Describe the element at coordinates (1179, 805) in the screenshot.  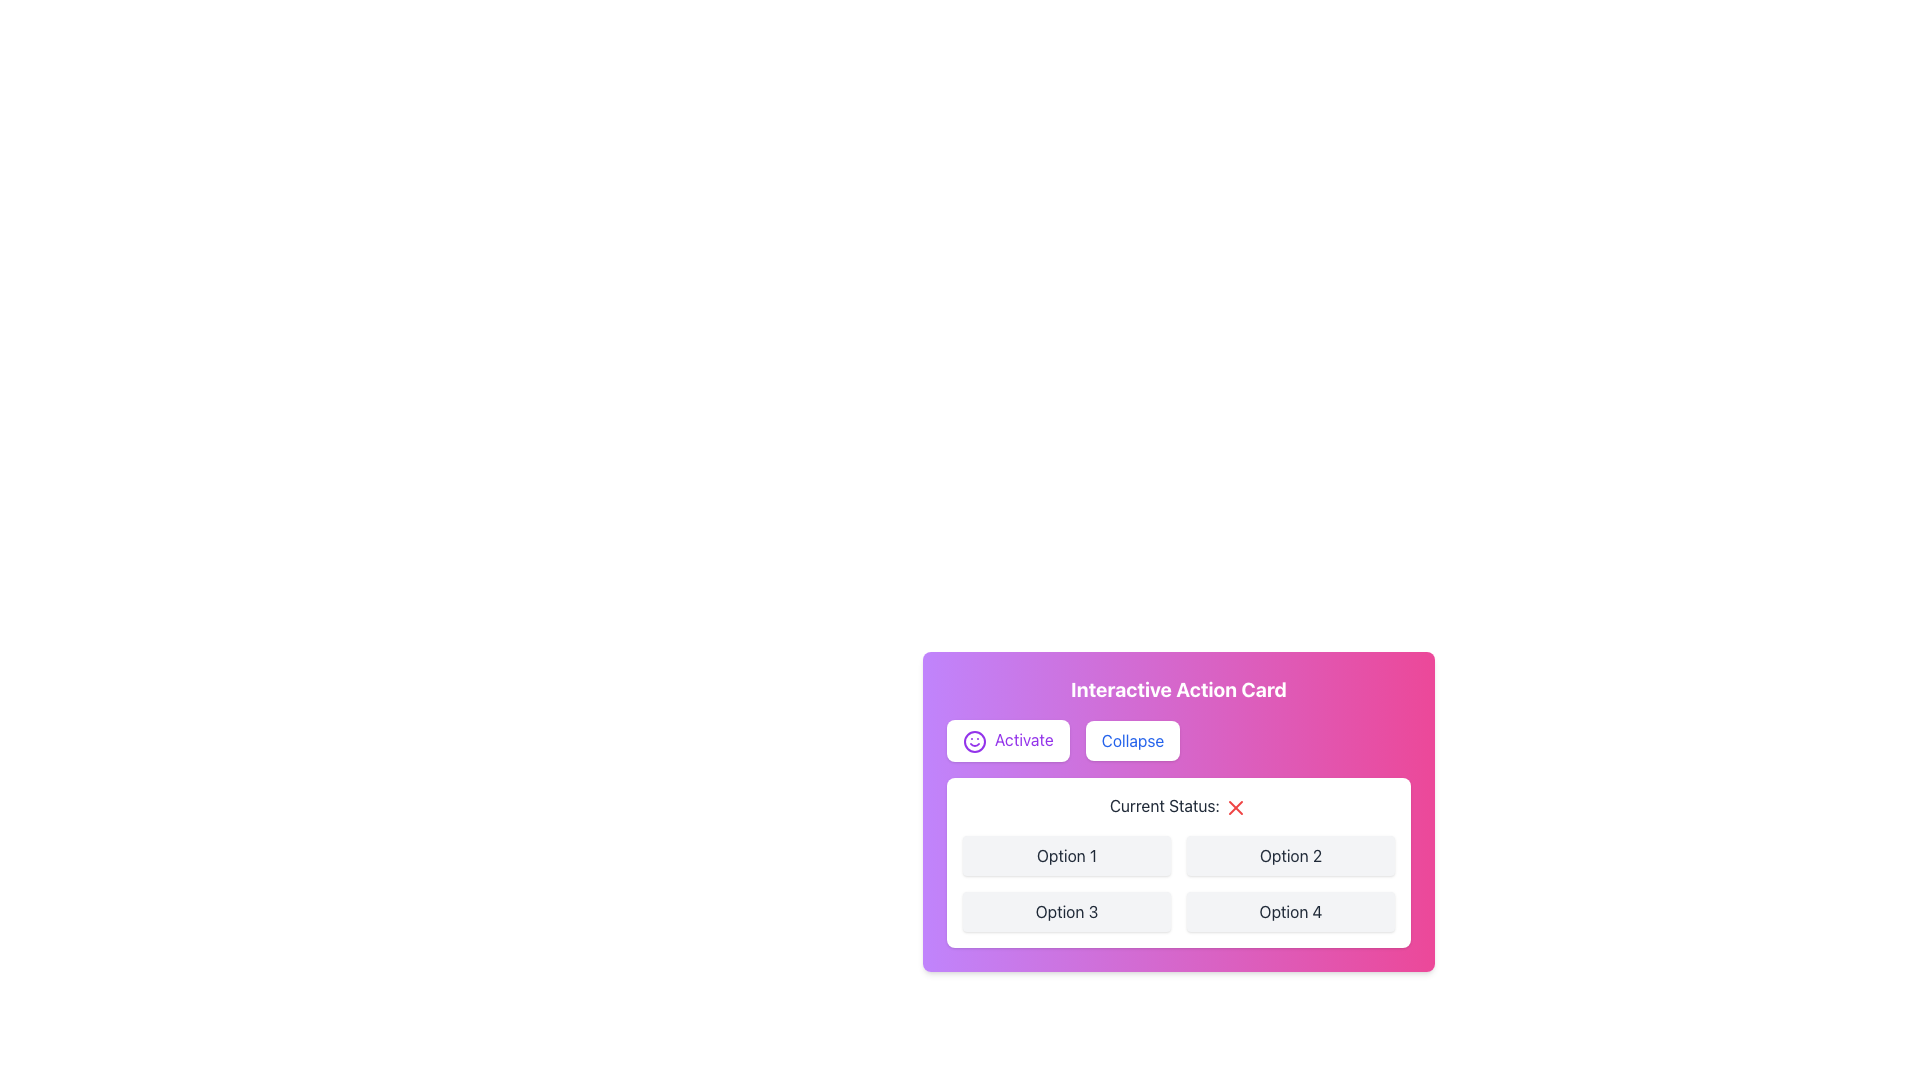
I see `text label 'Current Status:' which is styled bold and center aligned, located near the top of the white background within the purple gradient card` at that location.